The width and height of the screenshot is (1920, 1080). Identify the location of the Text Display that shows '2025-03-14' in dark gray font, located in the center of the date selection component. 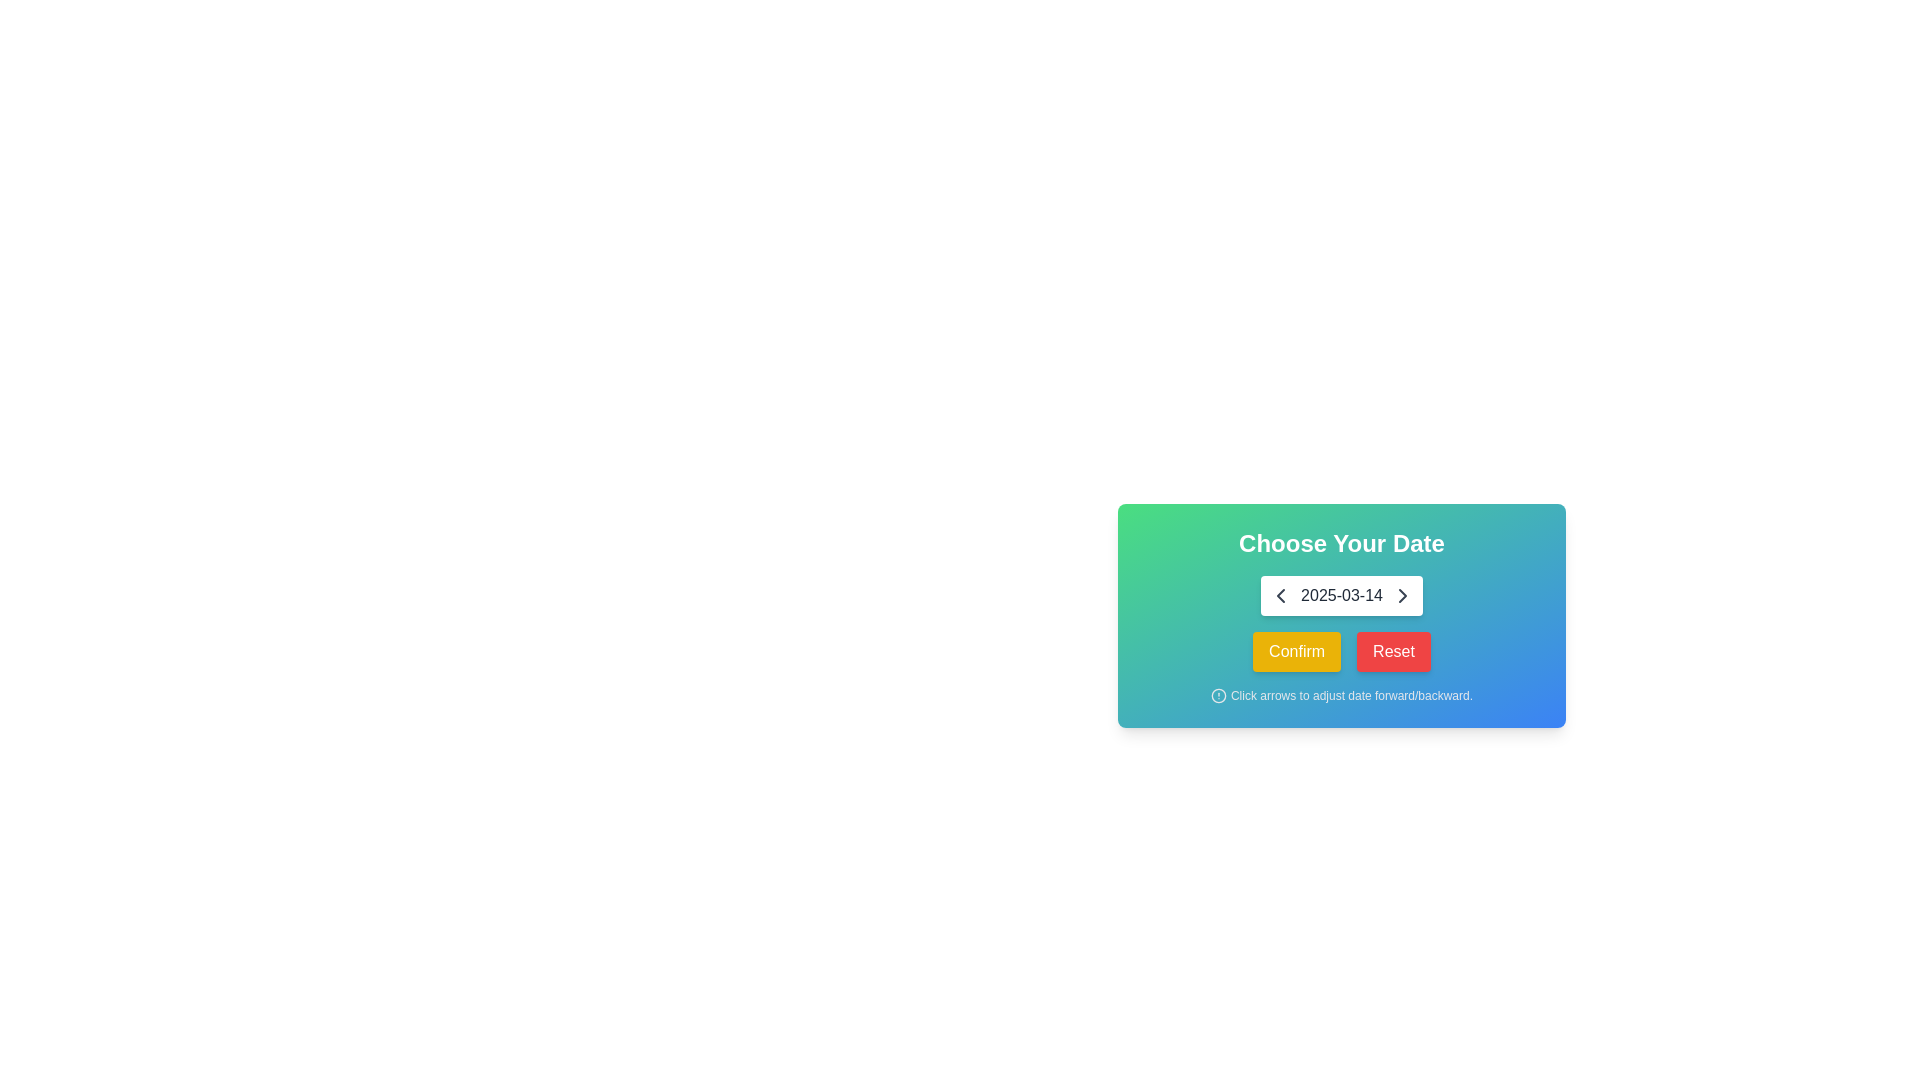
(1342, 595).